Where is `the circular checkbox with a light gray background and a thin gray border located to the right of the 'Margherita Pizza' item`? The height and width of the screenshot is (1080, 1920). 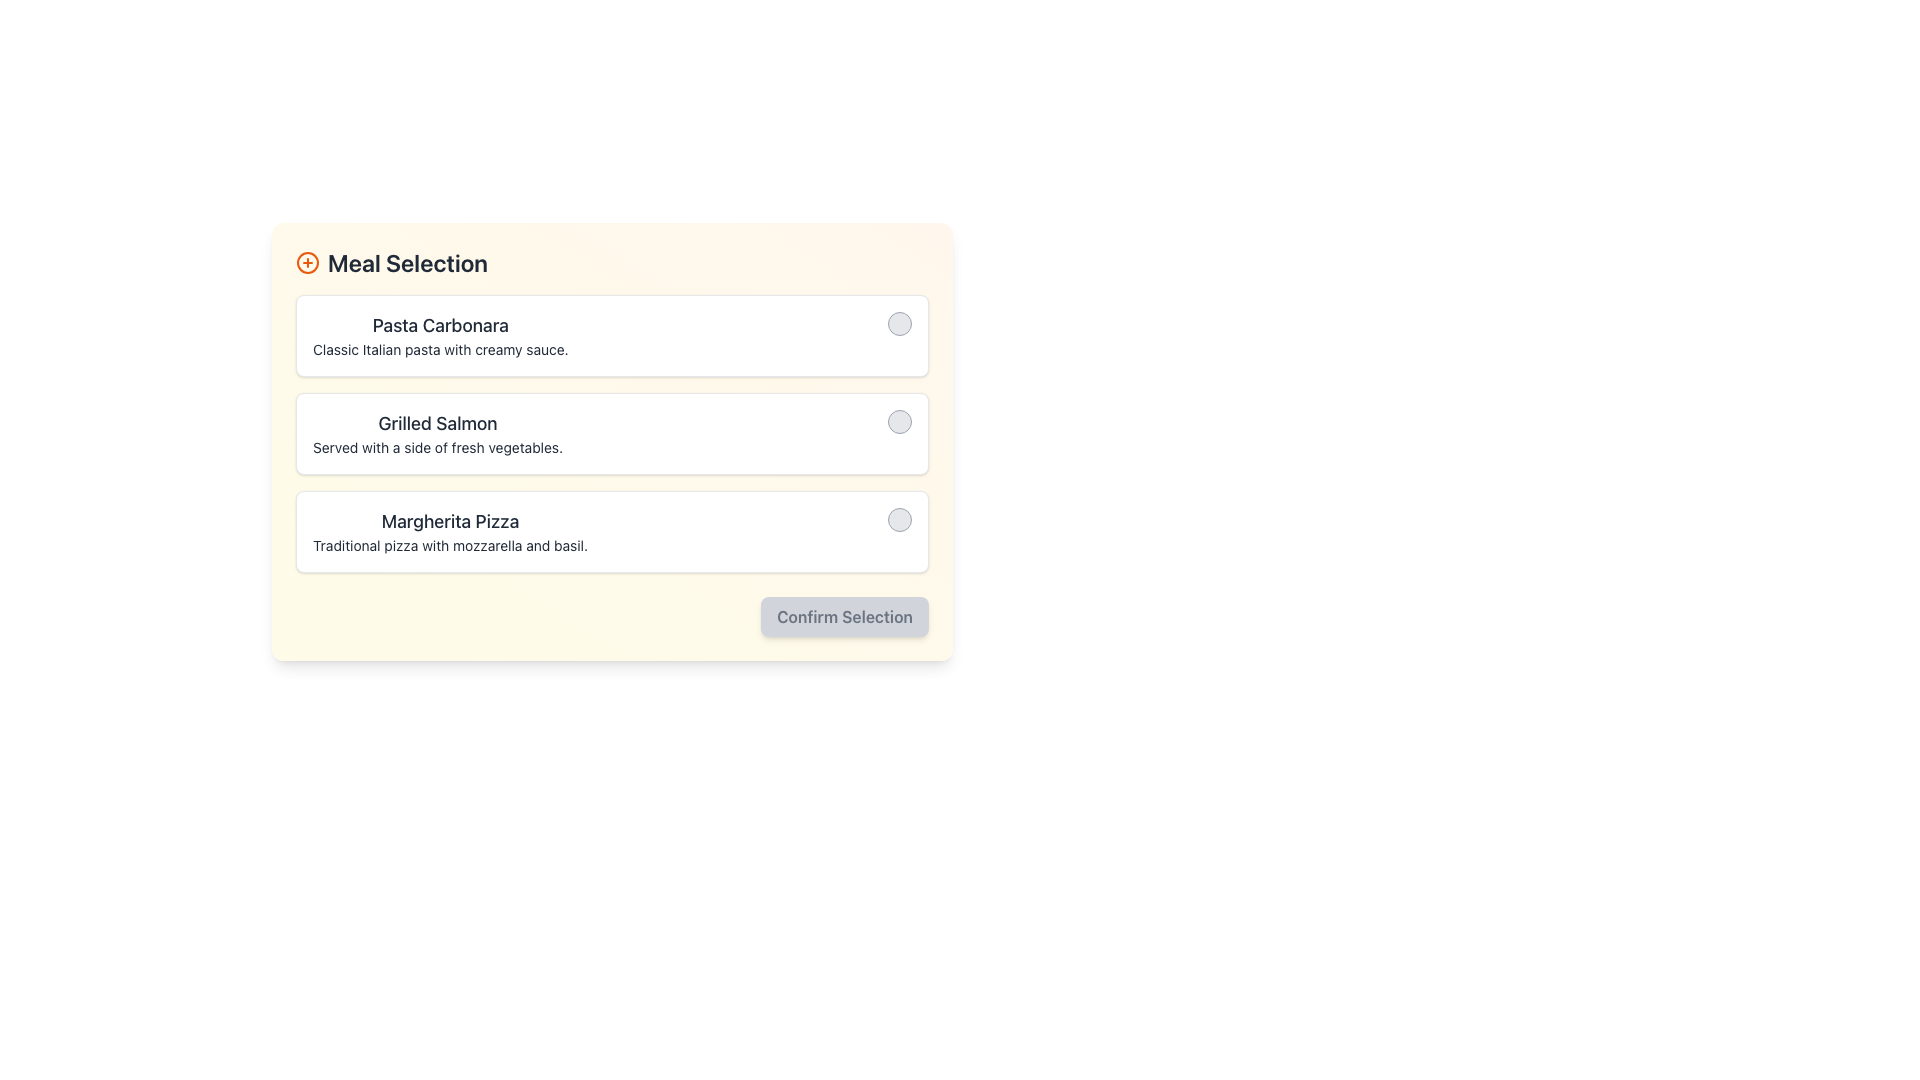
the circular checkbox with a light gray background and a thin gray border located to the right of the 'Margherita Pizza' item is located at coordinates (899, 519).